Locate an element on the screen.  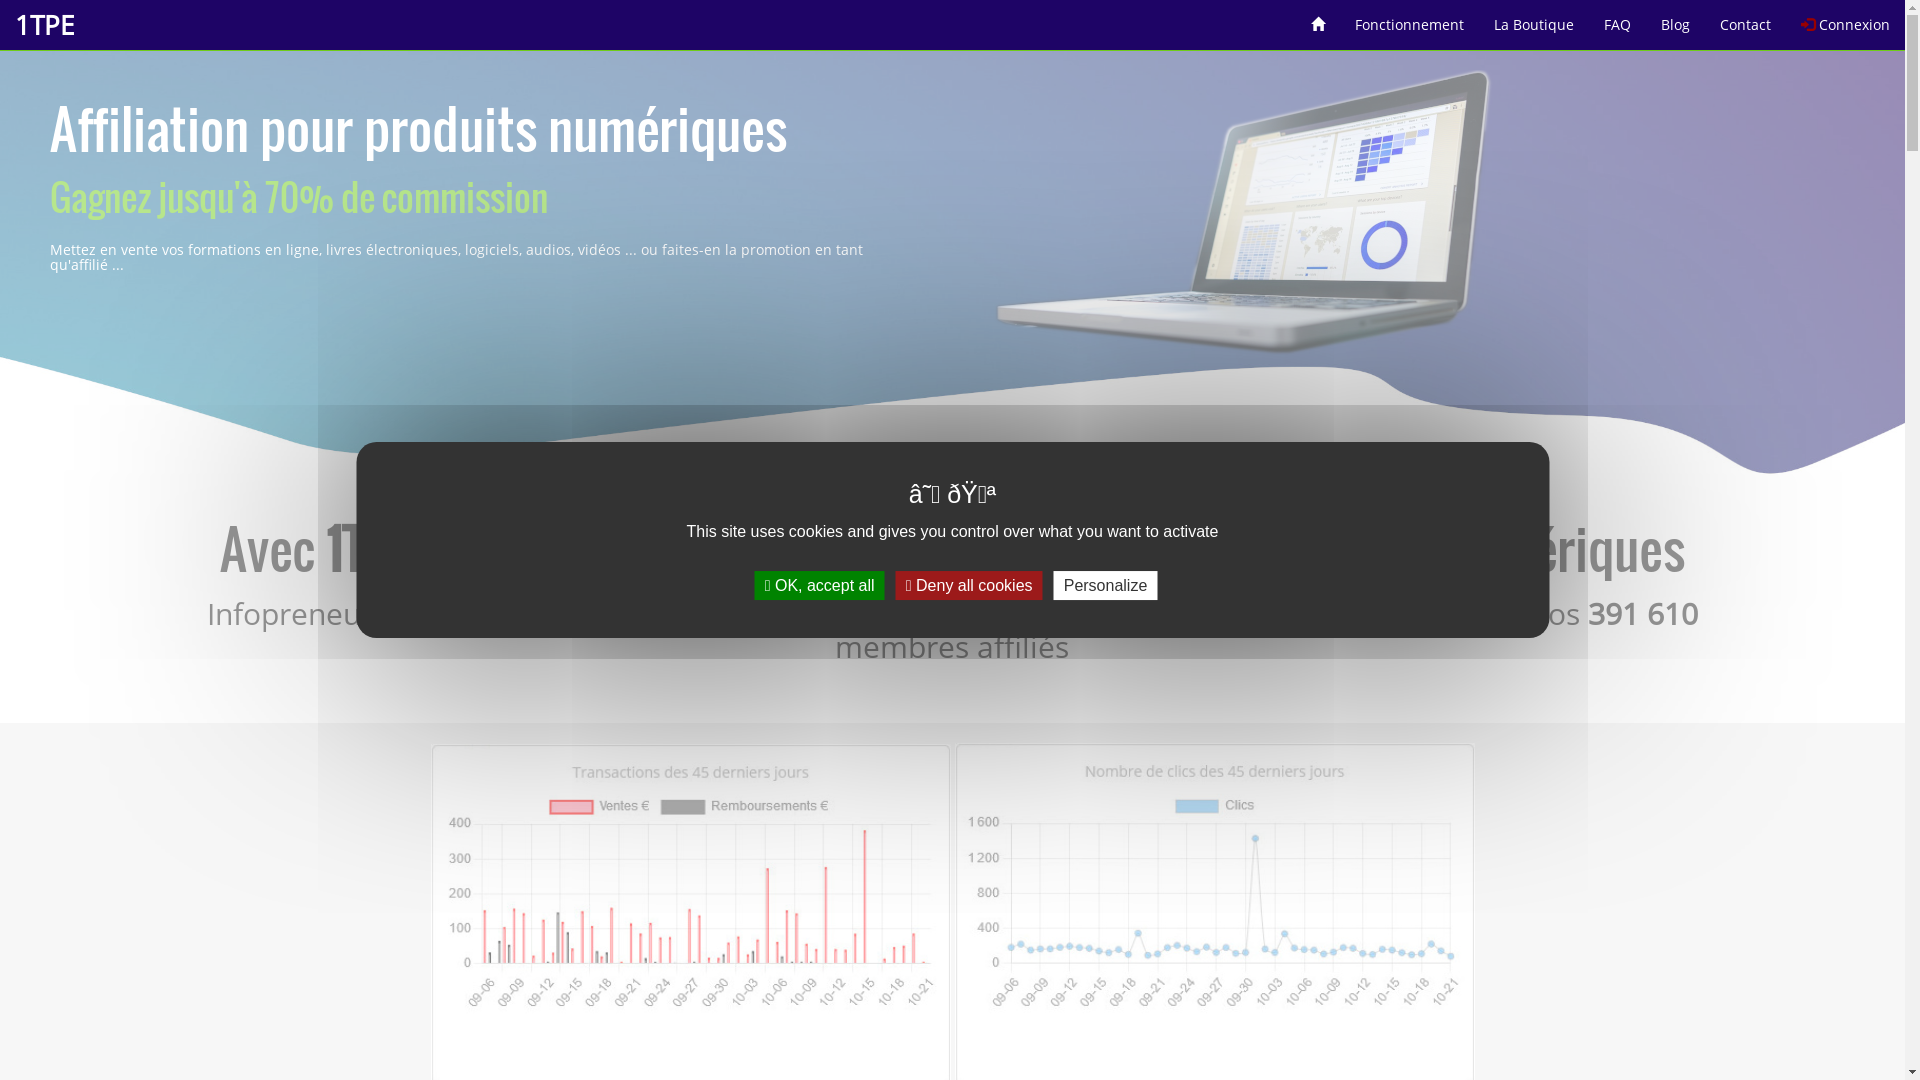
'Contact' is located at coordinates (1744, 17).